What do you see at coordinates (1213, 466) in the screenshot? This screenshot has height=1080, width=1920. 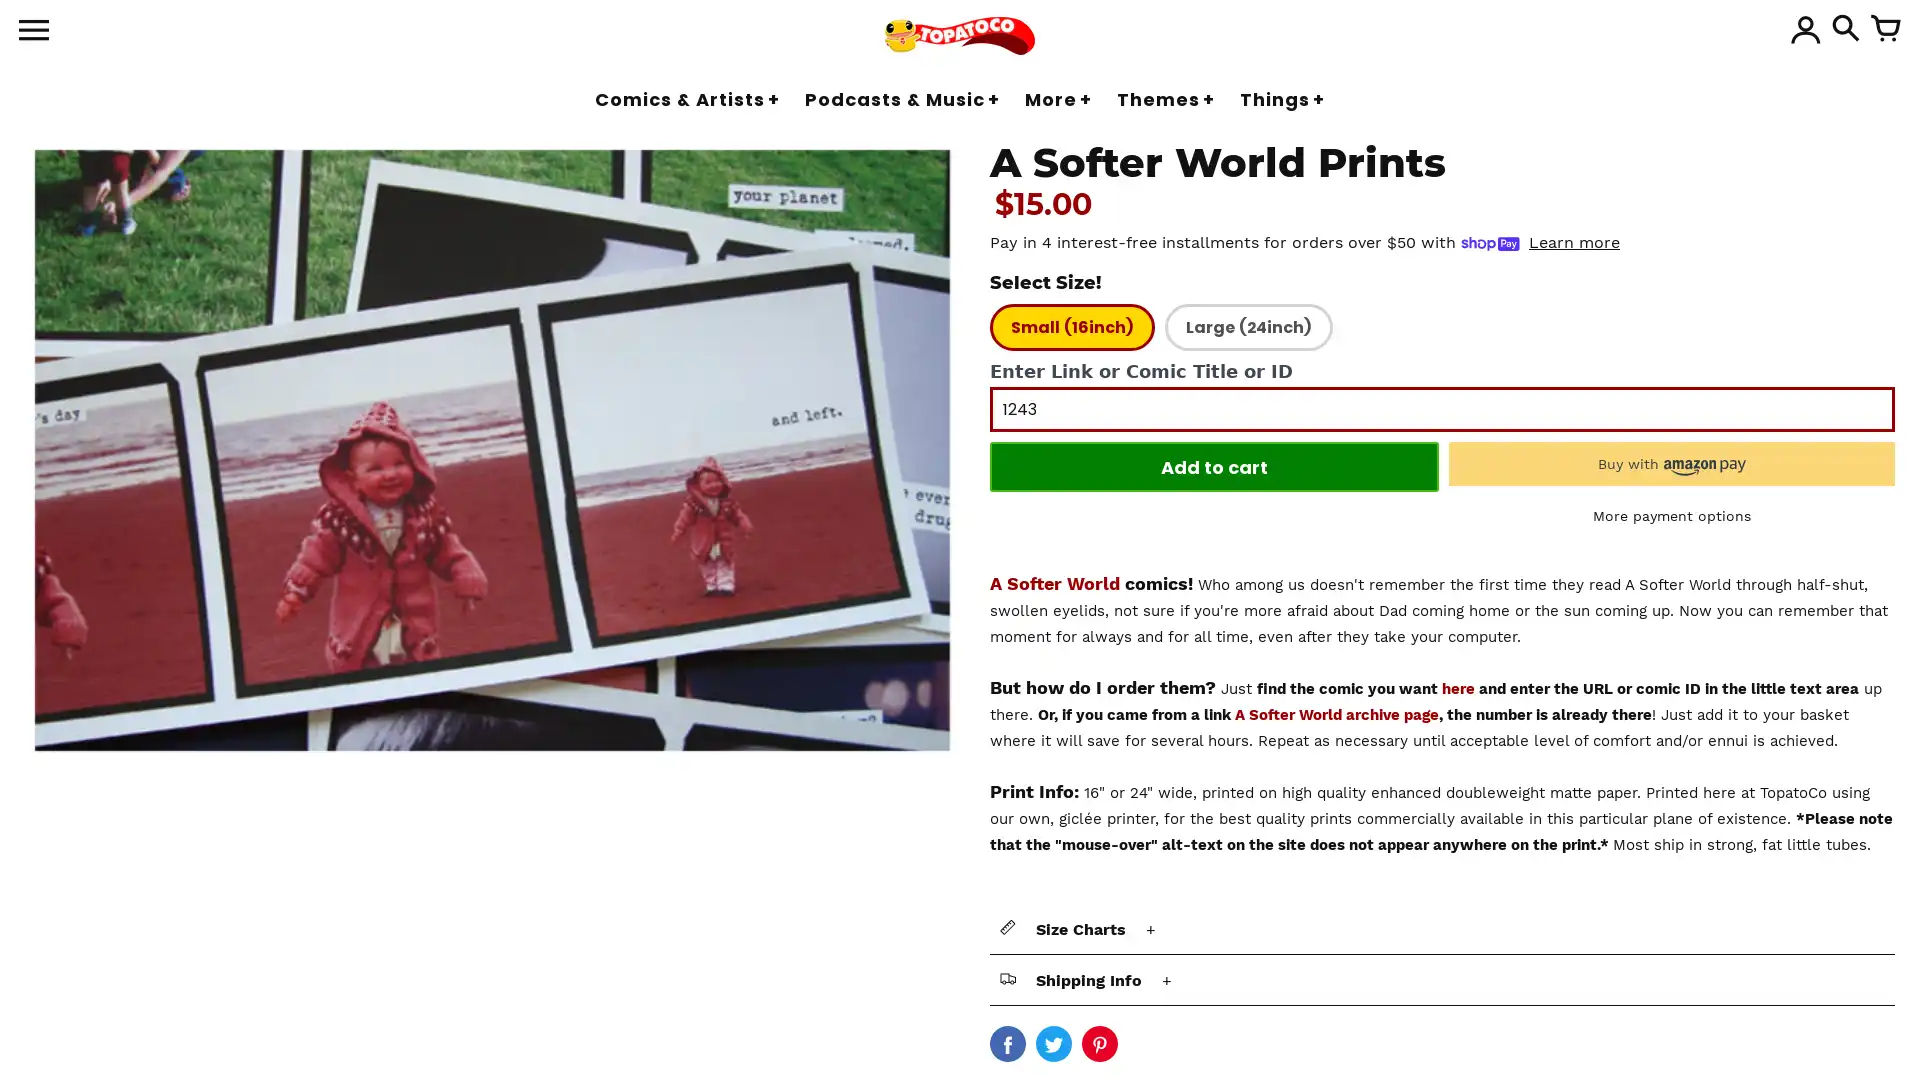 I see `Add to cart` at bounding box center [1213, 466].